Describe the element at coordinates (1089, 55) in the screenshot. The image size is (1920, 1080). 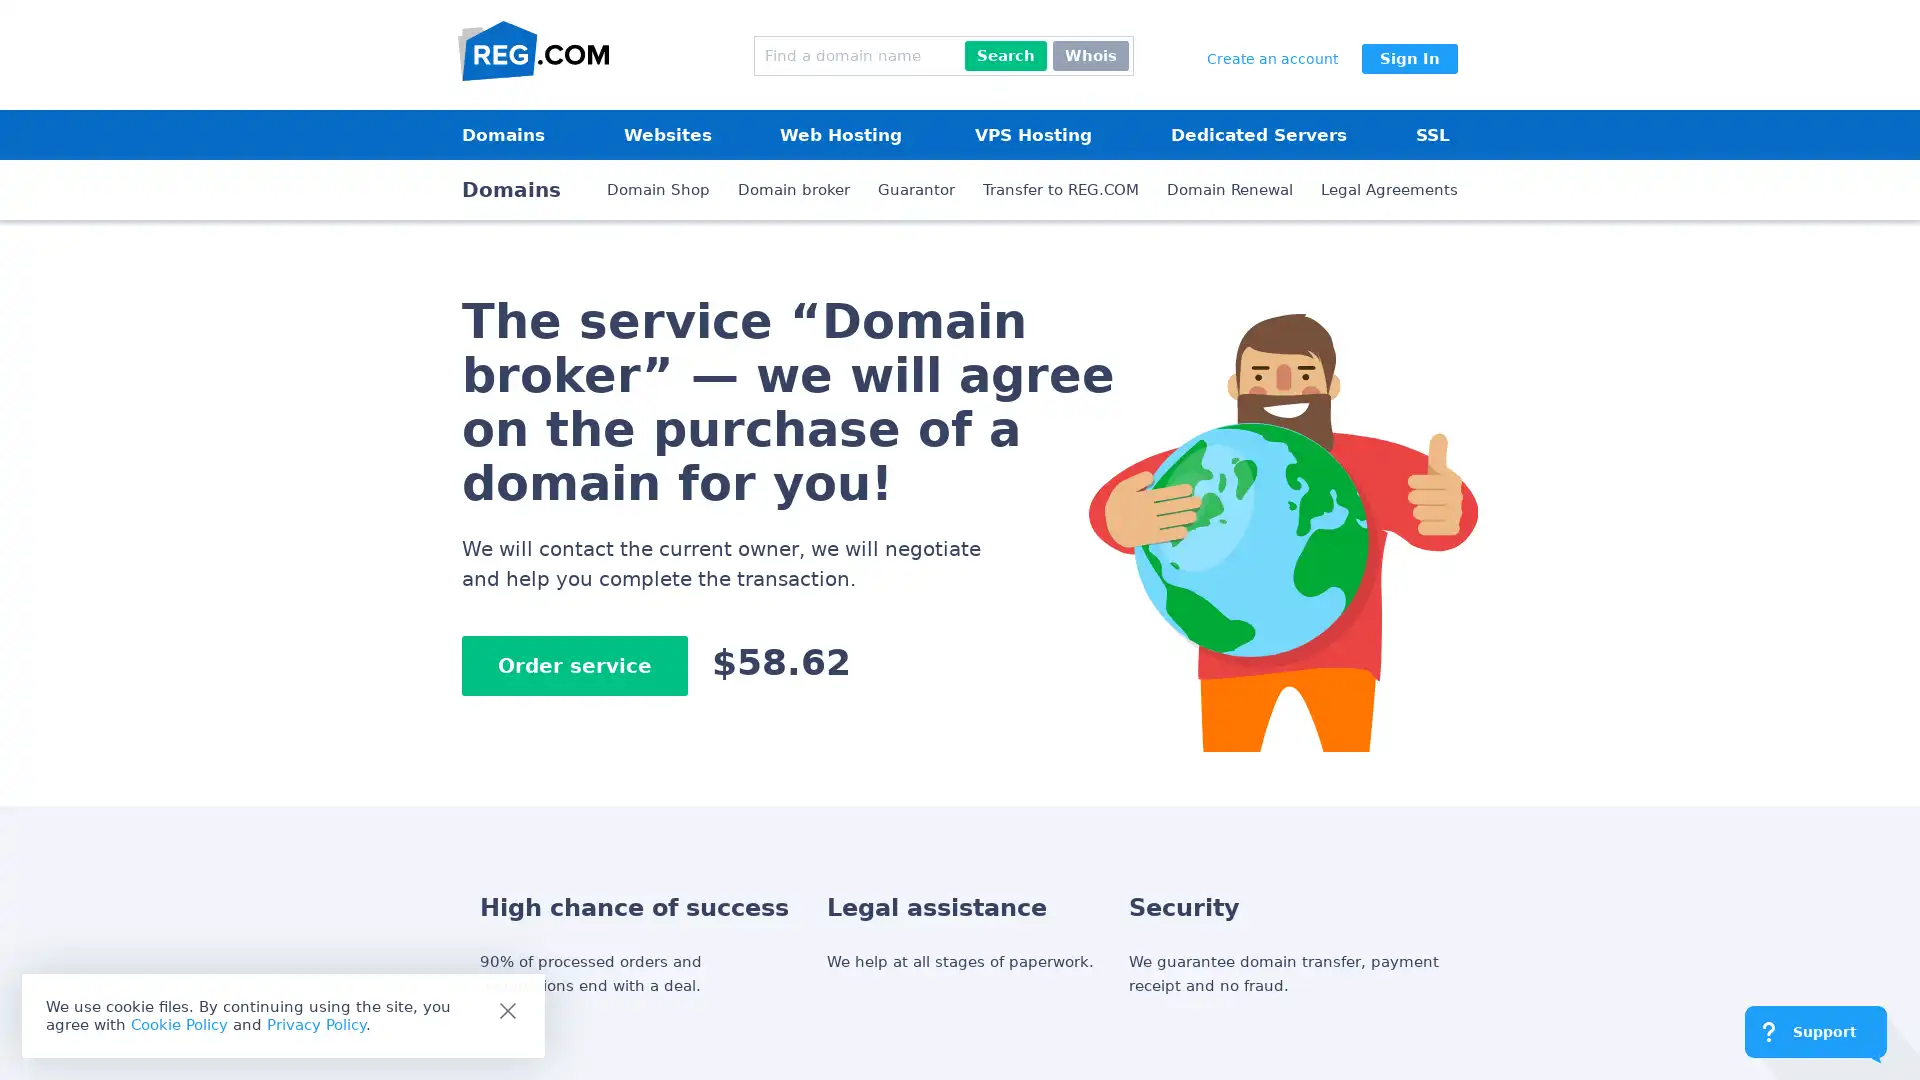
I see `Whois` at that location.